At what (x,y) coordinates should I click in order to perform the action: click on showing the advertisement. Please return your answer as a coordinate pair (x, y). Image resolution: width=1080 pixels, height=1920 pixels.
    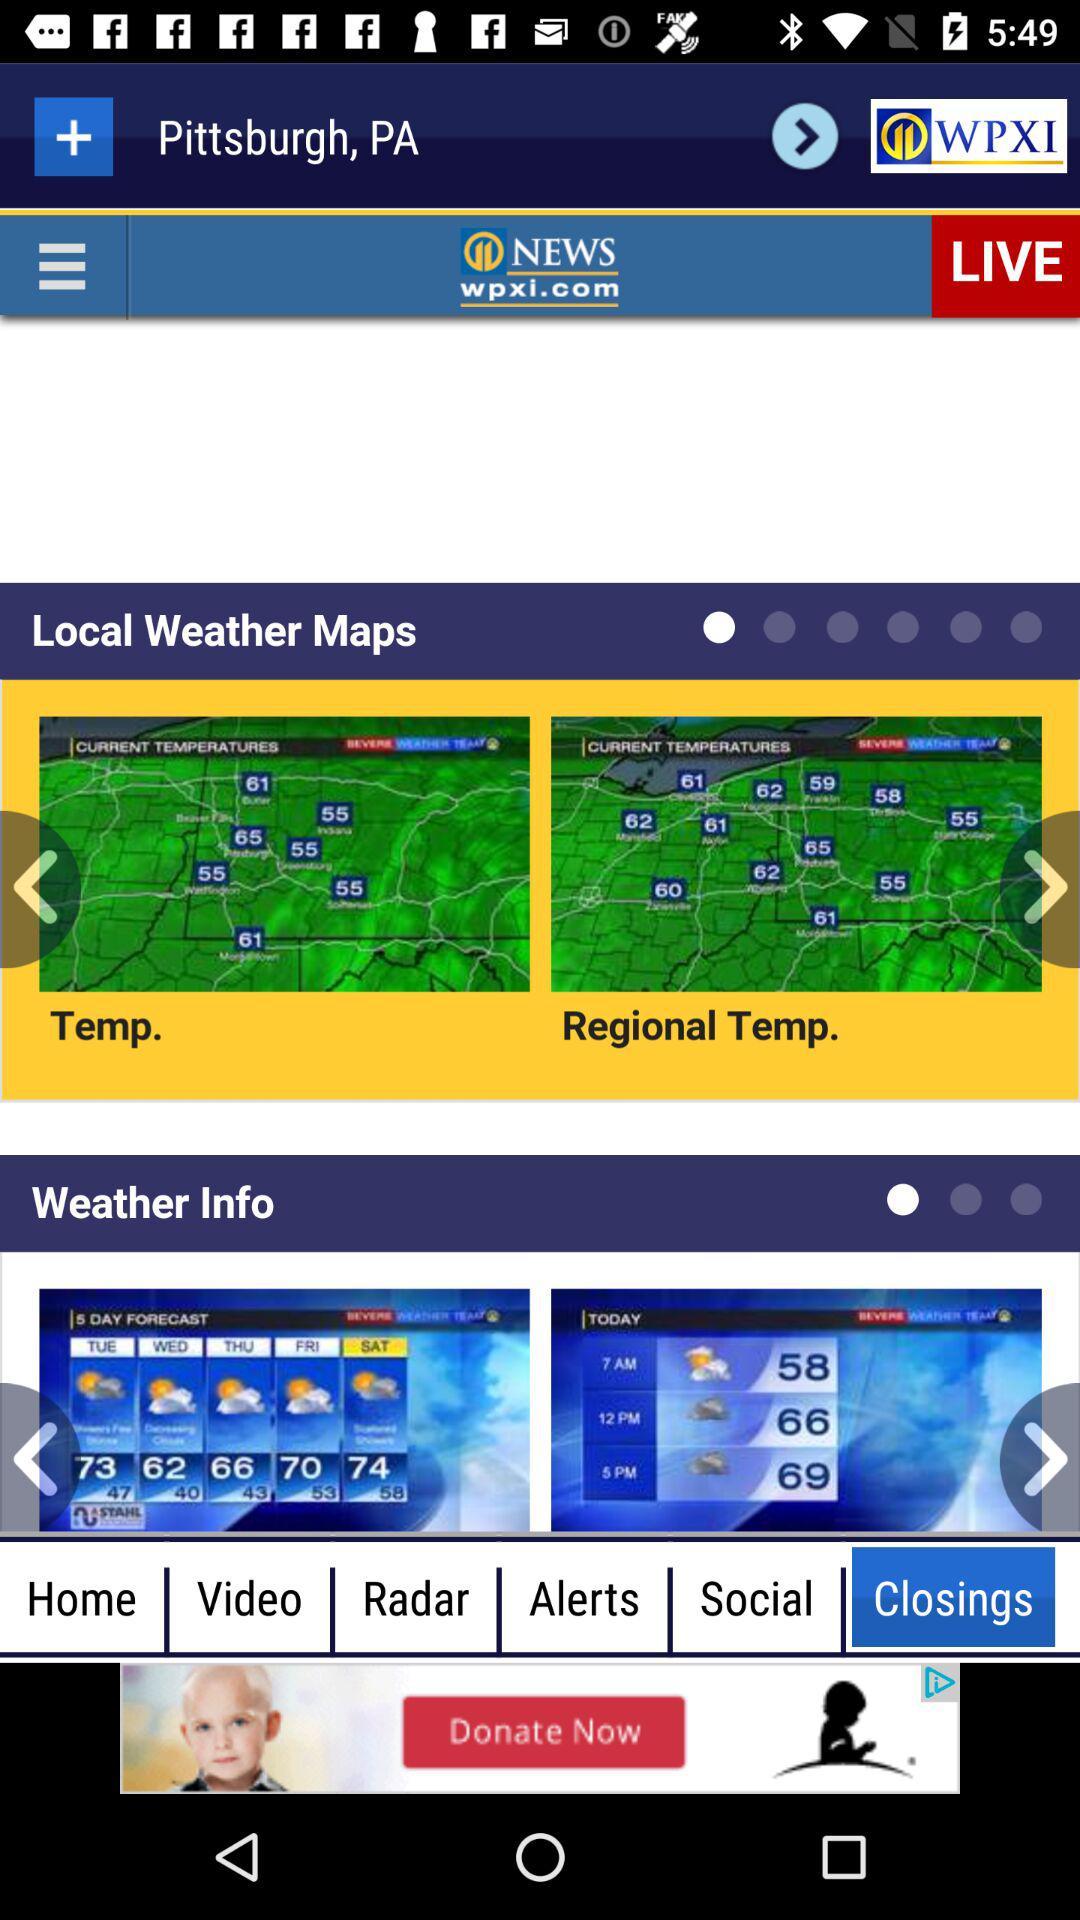
    Looking at the image, I should click on (540, 1727).